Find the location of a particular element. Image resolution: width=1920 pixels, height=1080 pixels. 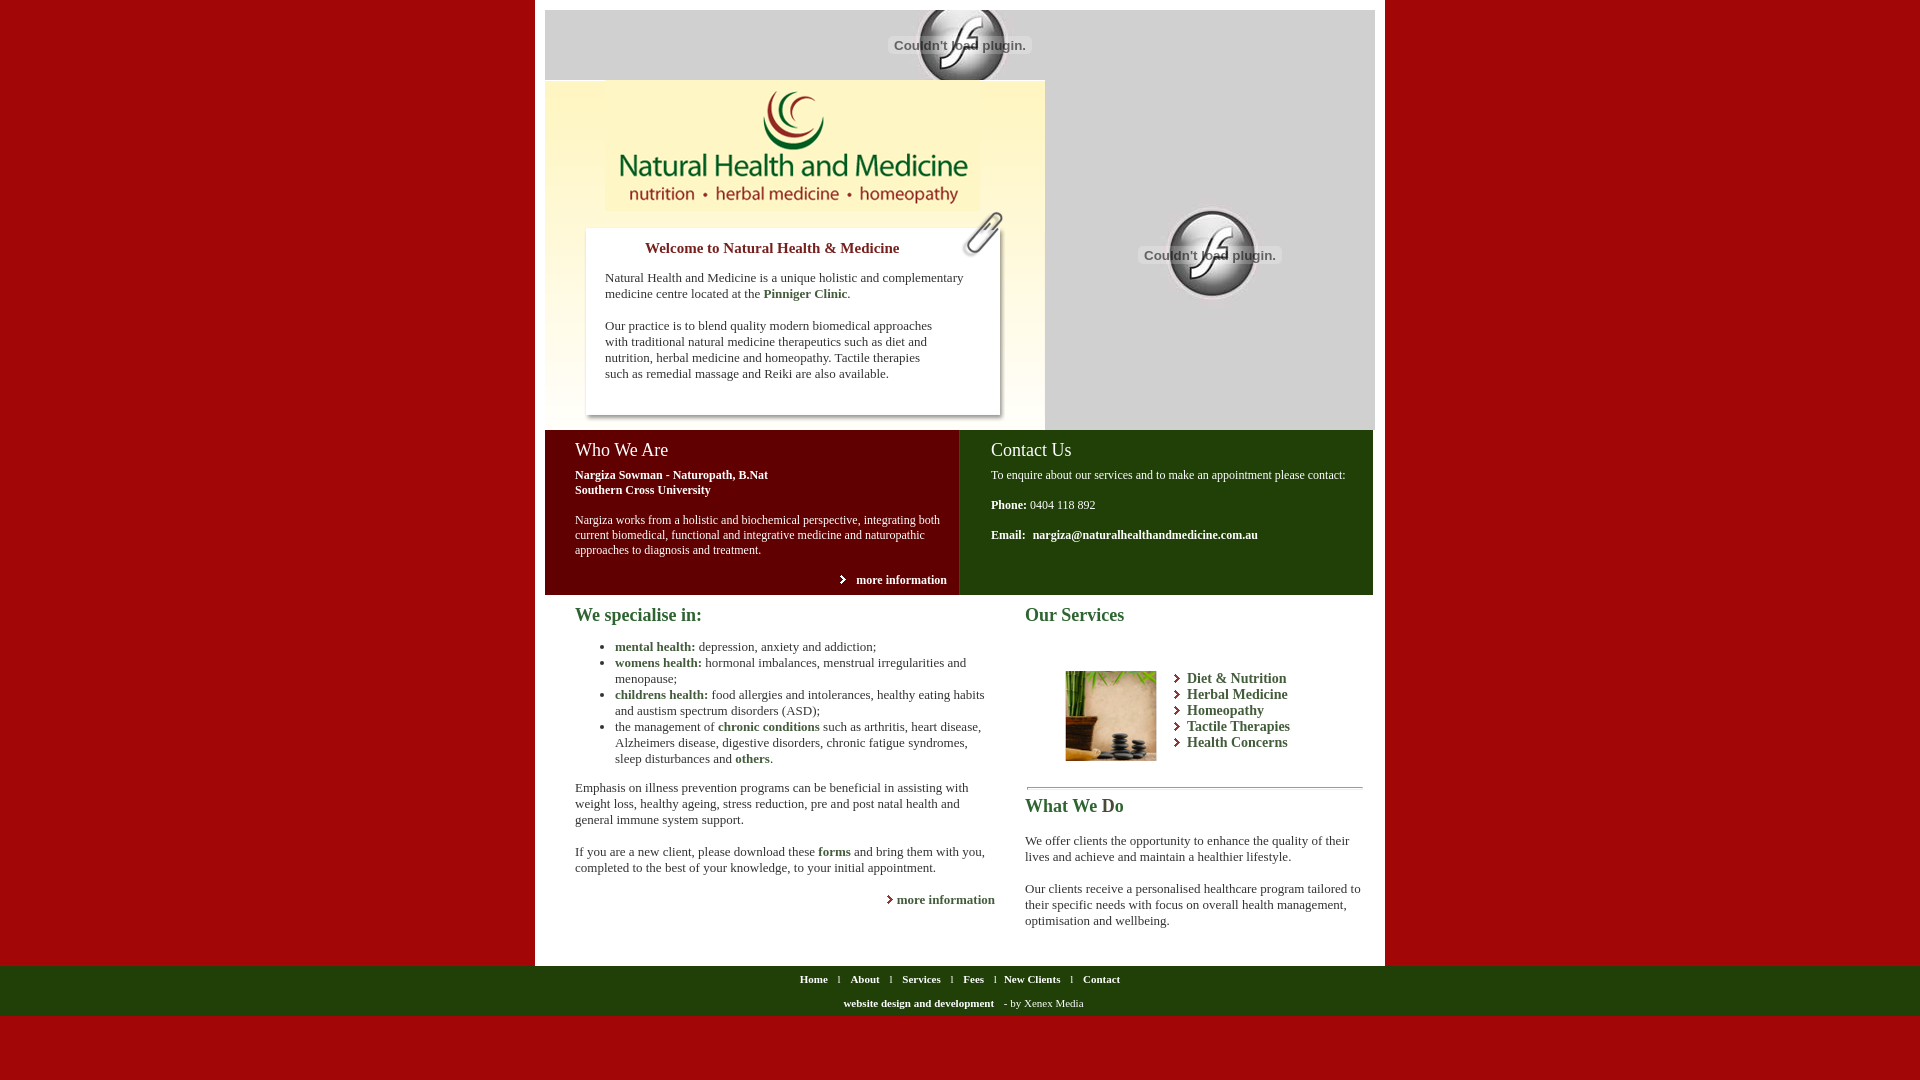

'Pinniger Clinic' is located at coordinates (805, 293).